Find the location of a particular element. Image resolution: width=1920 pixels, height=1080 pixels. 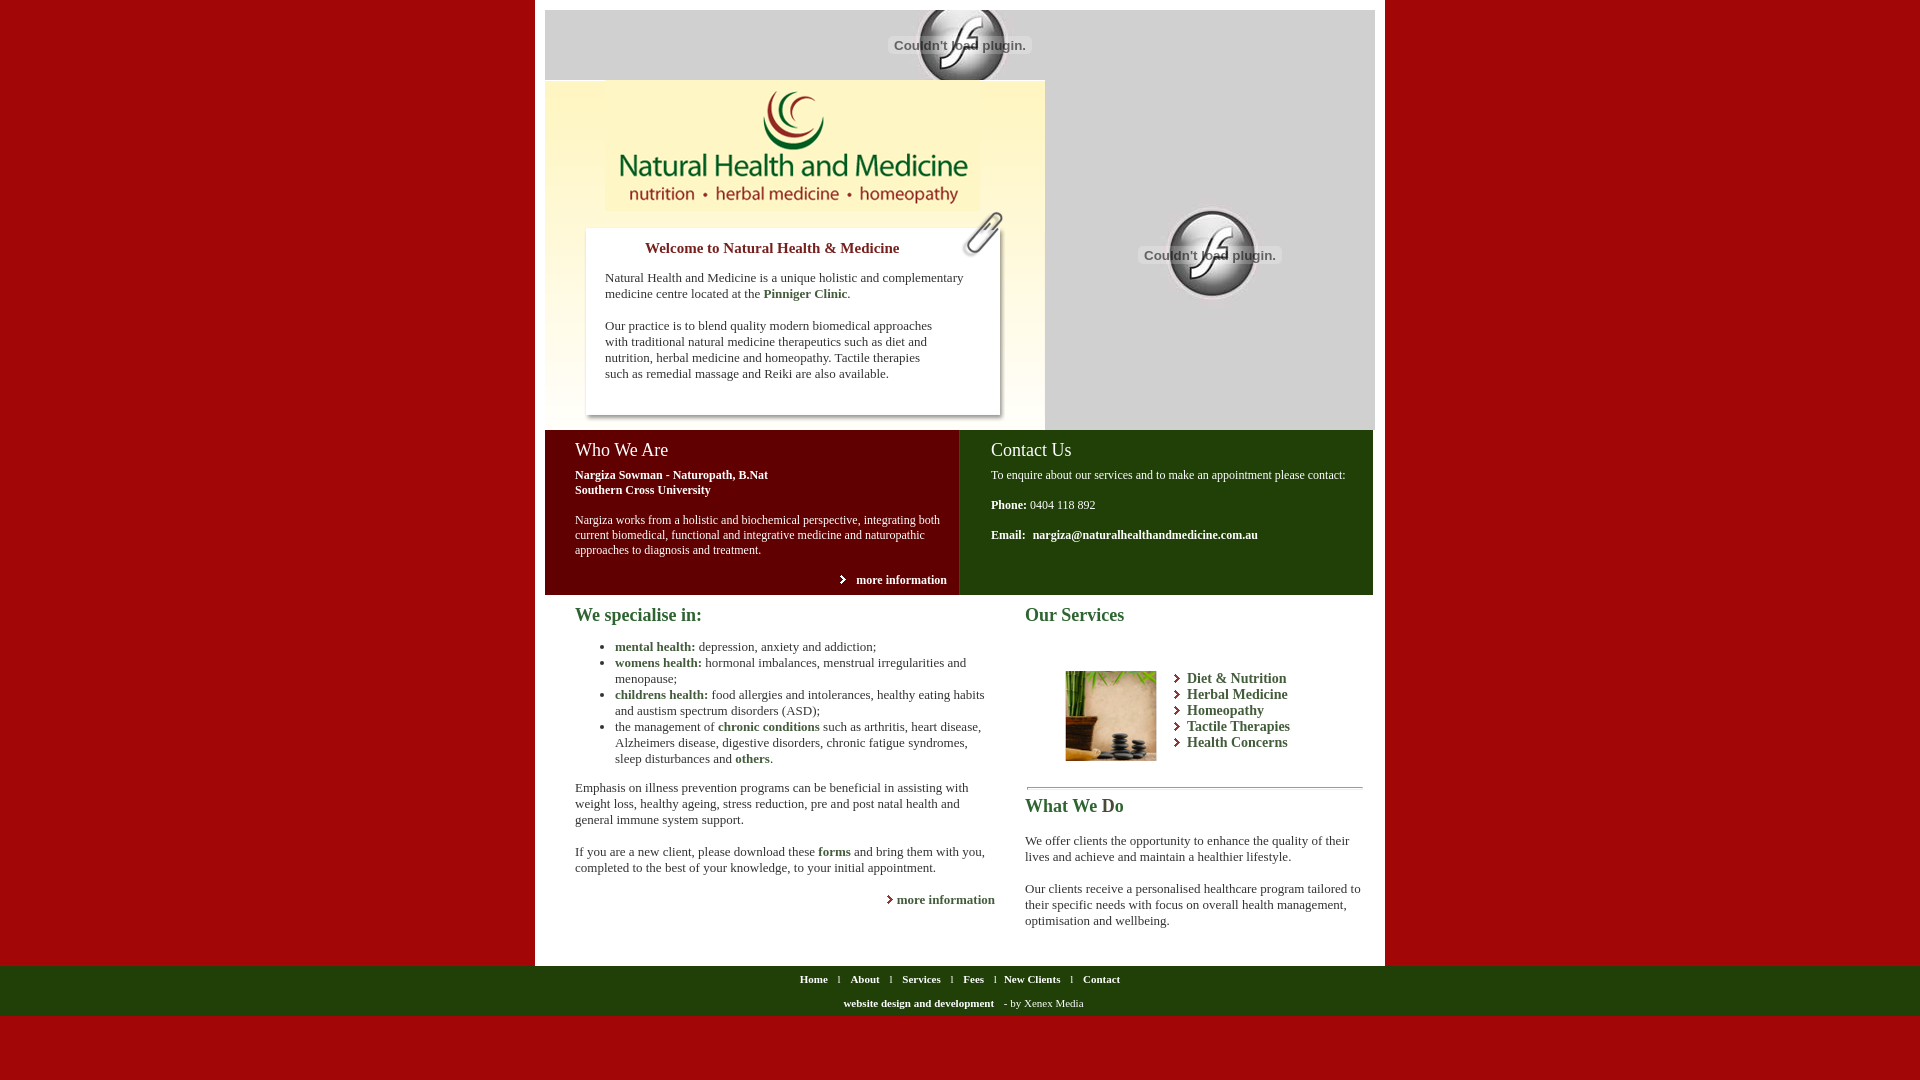

'Pinniger Clinic' is located at coordinates (805, 293).